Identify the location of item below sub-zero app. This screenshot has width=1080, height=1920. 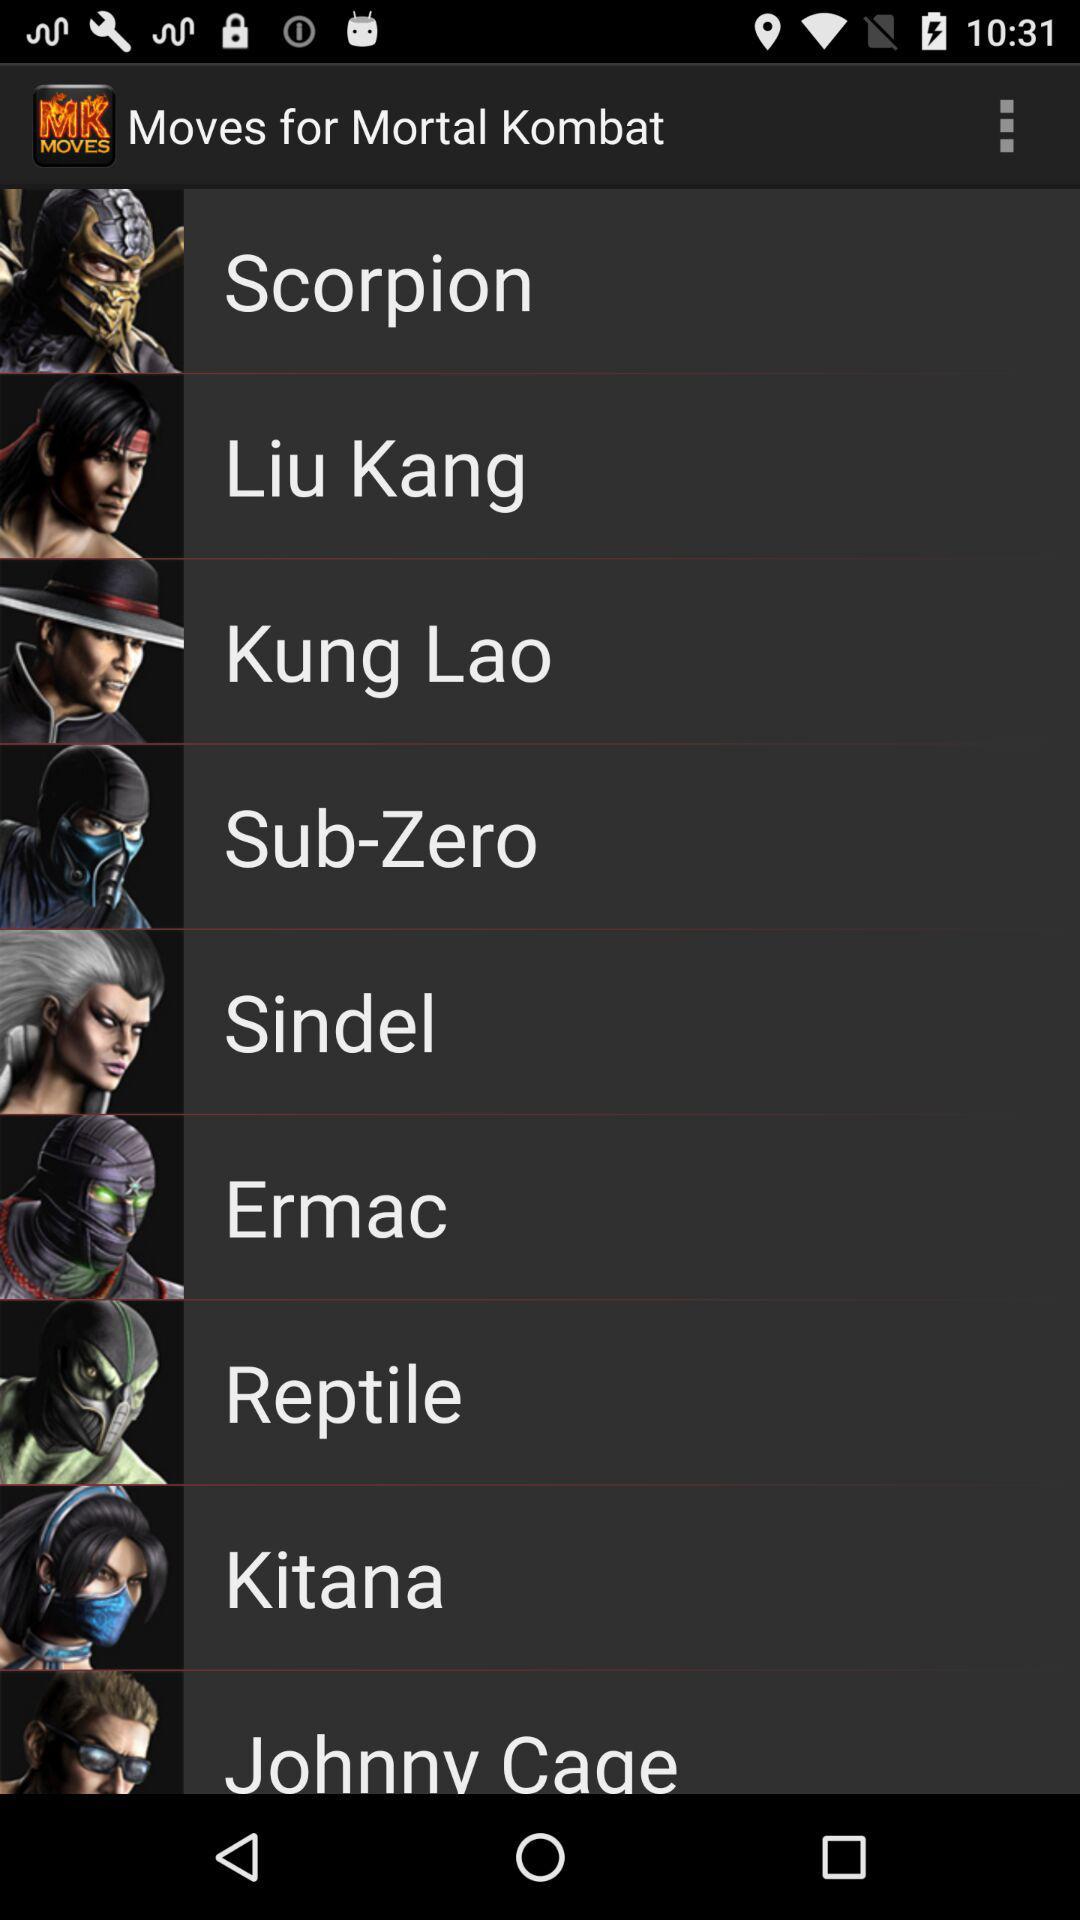
(329, 1021).